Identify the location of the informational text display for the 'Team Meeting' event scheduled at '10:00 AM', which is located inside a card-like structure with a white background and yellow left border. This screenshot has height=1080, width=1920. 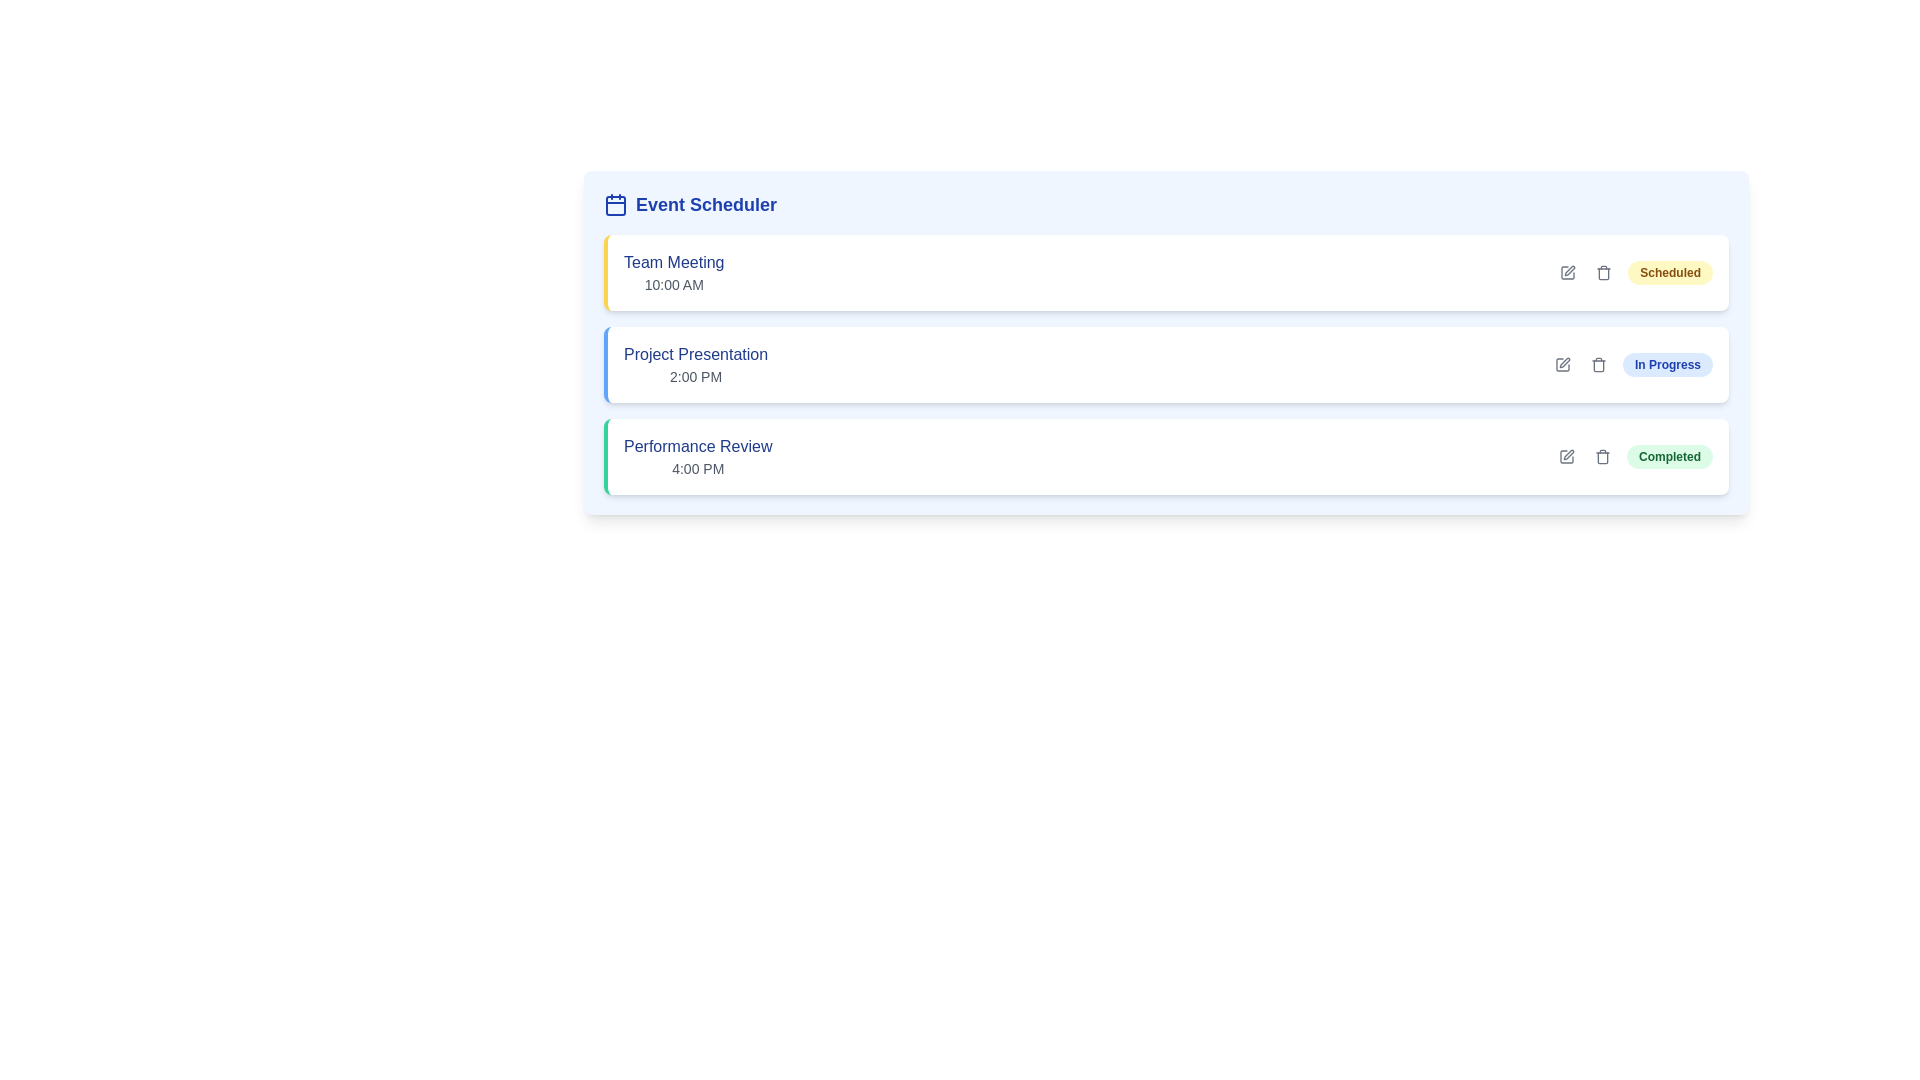
(674, 273).